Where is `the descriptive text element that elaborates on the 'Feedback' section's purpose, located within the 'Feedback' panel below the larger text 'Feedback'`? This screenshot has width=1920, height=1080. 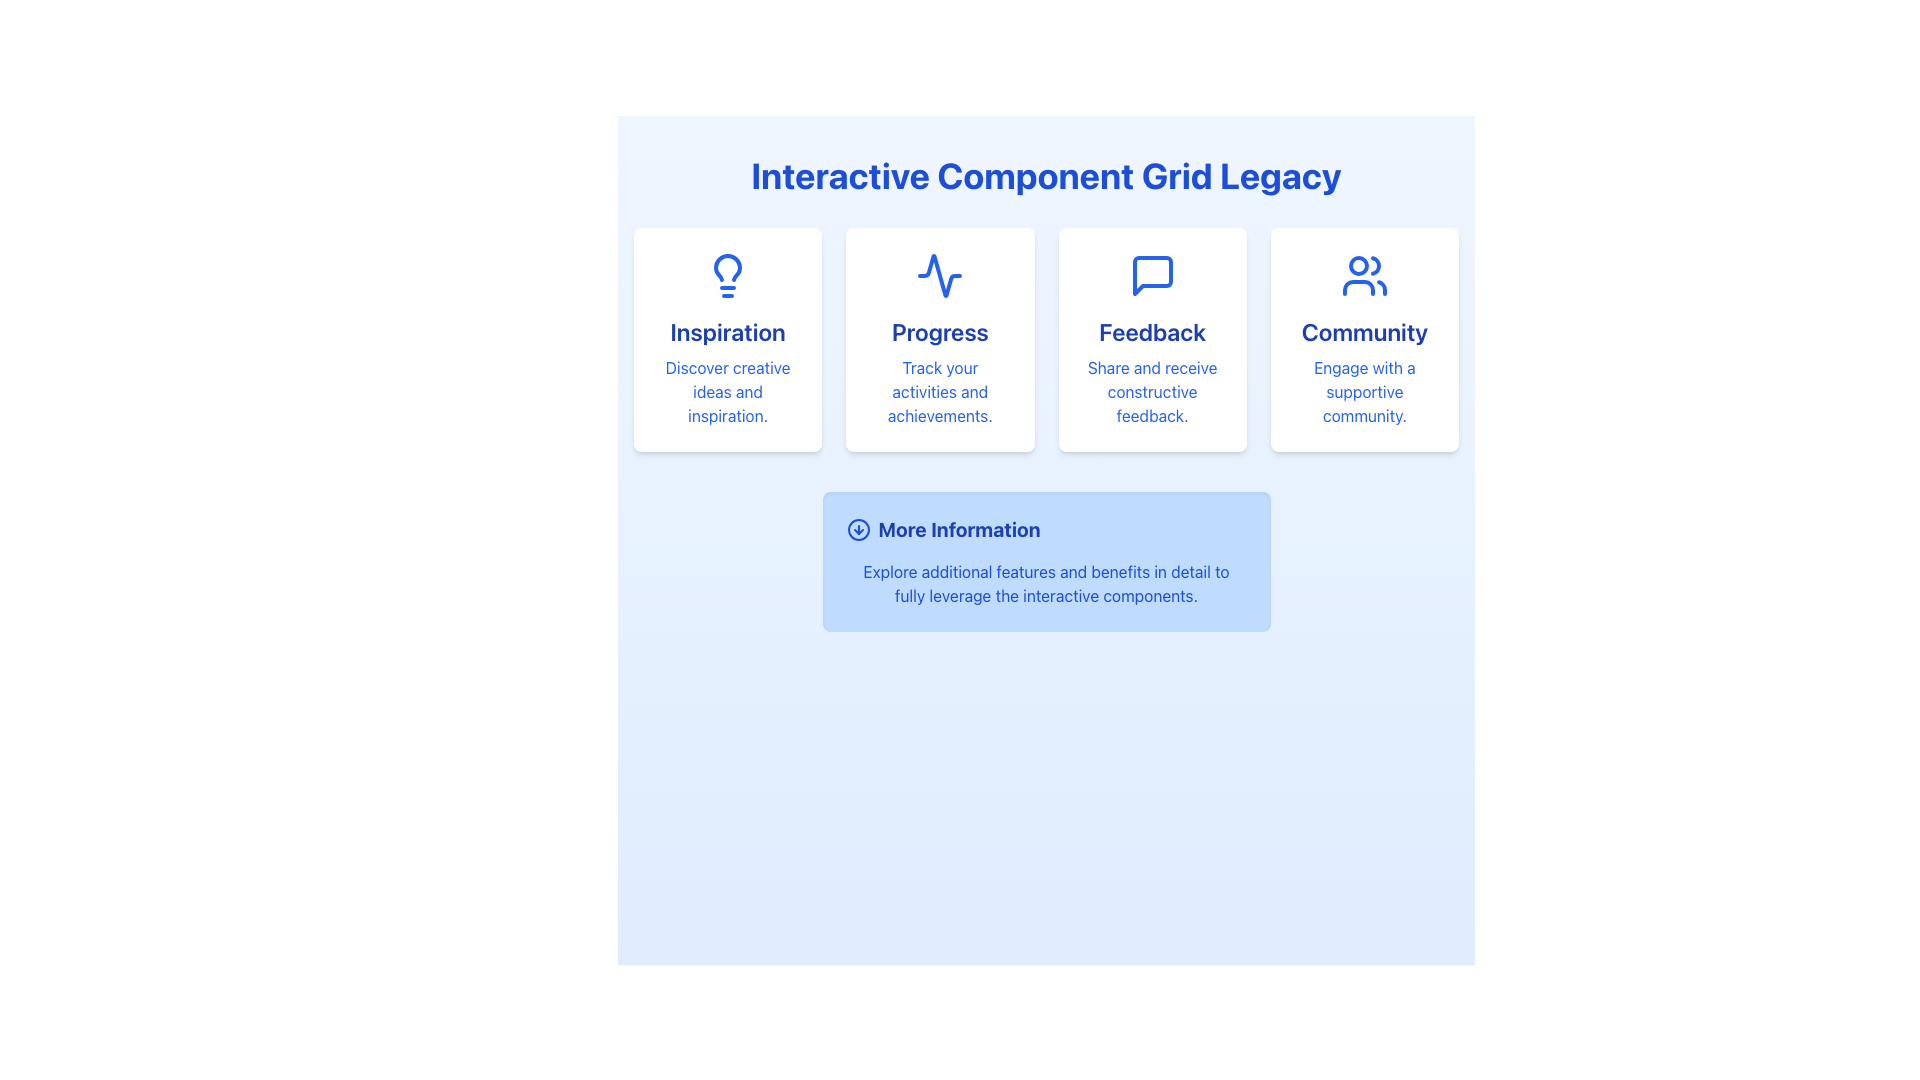
the descriptive text element that elaborates on the 'Feedback' section's purpose, located within the 'Feedback' panel below the larger text 'Feedback' is located at coordinates (1152, 392).